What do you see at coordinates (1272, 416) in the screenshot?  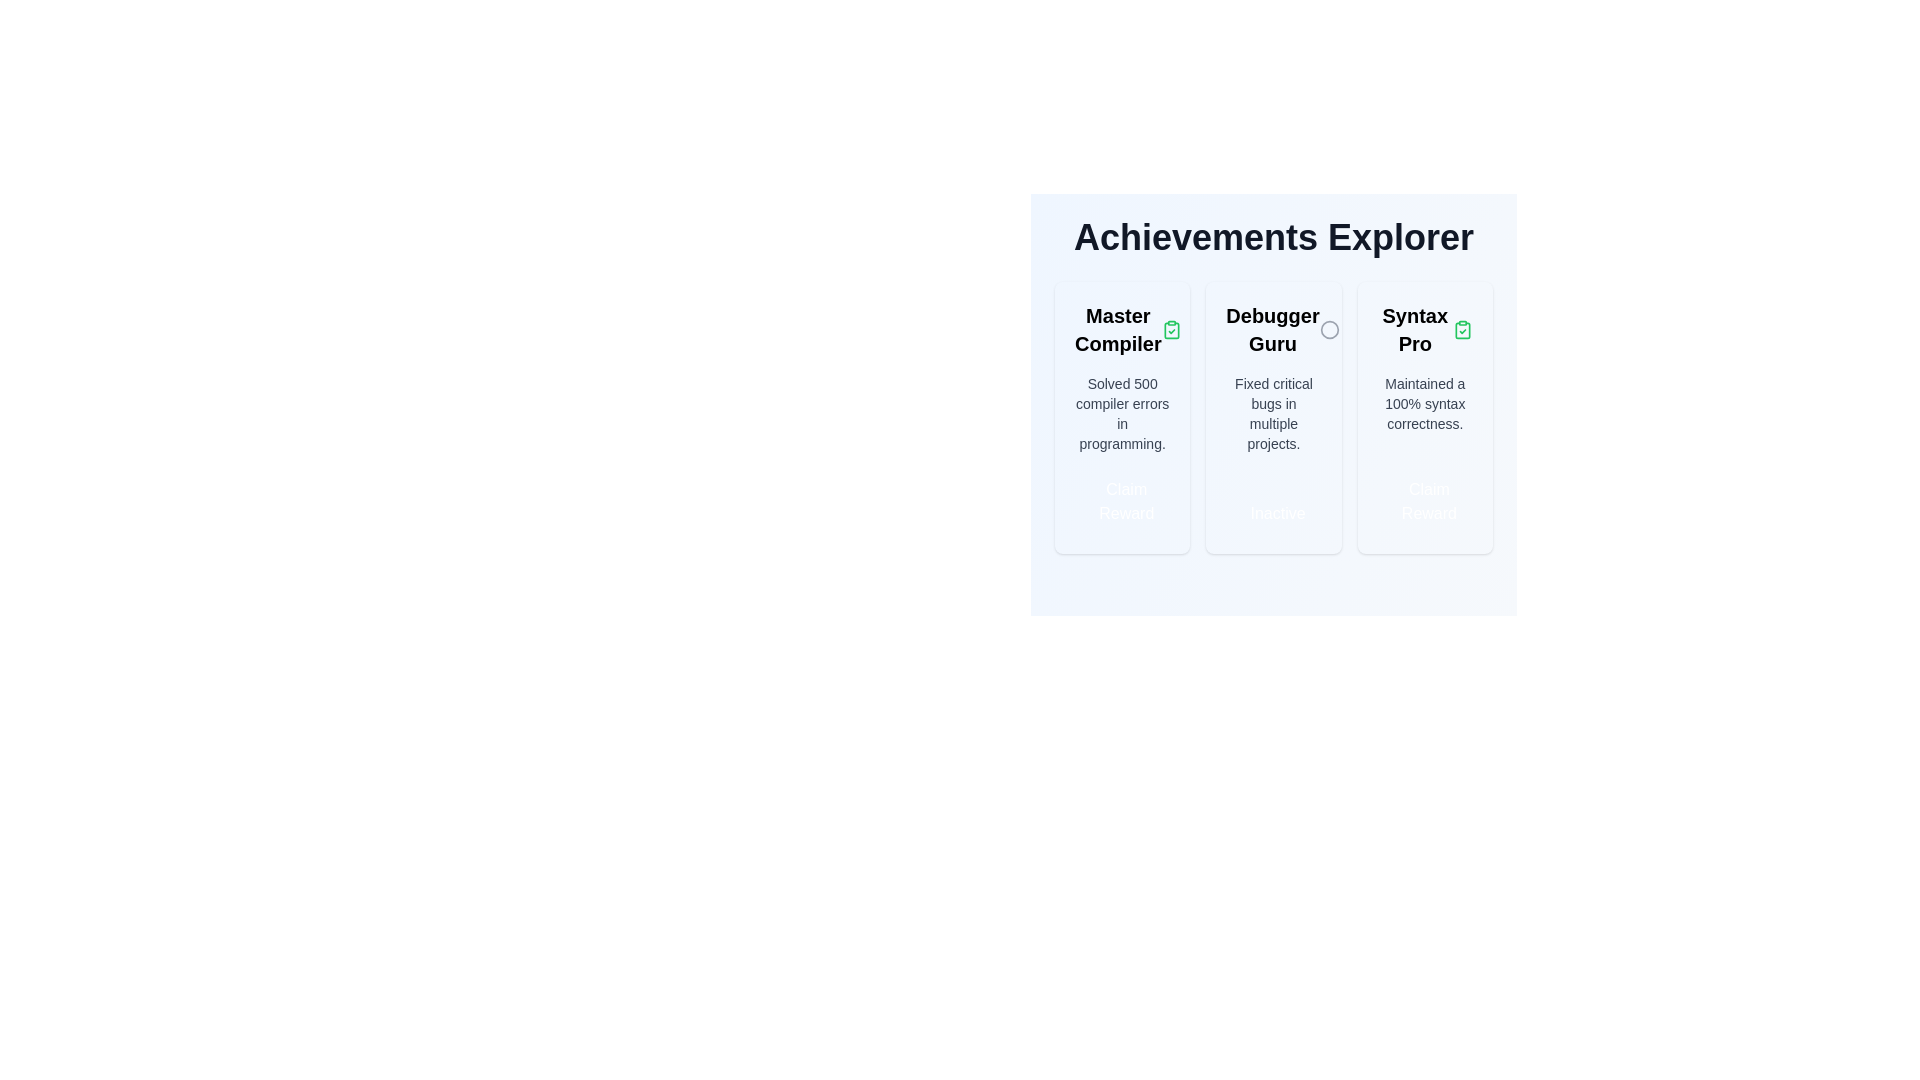 I see `any interactive sub-element of the inactive achievement card that represents fixing critical bugs, located between the 'Master Compiler' and 'Syntax Pro' cards in the achievements section` at bounding box center [1272, 416].